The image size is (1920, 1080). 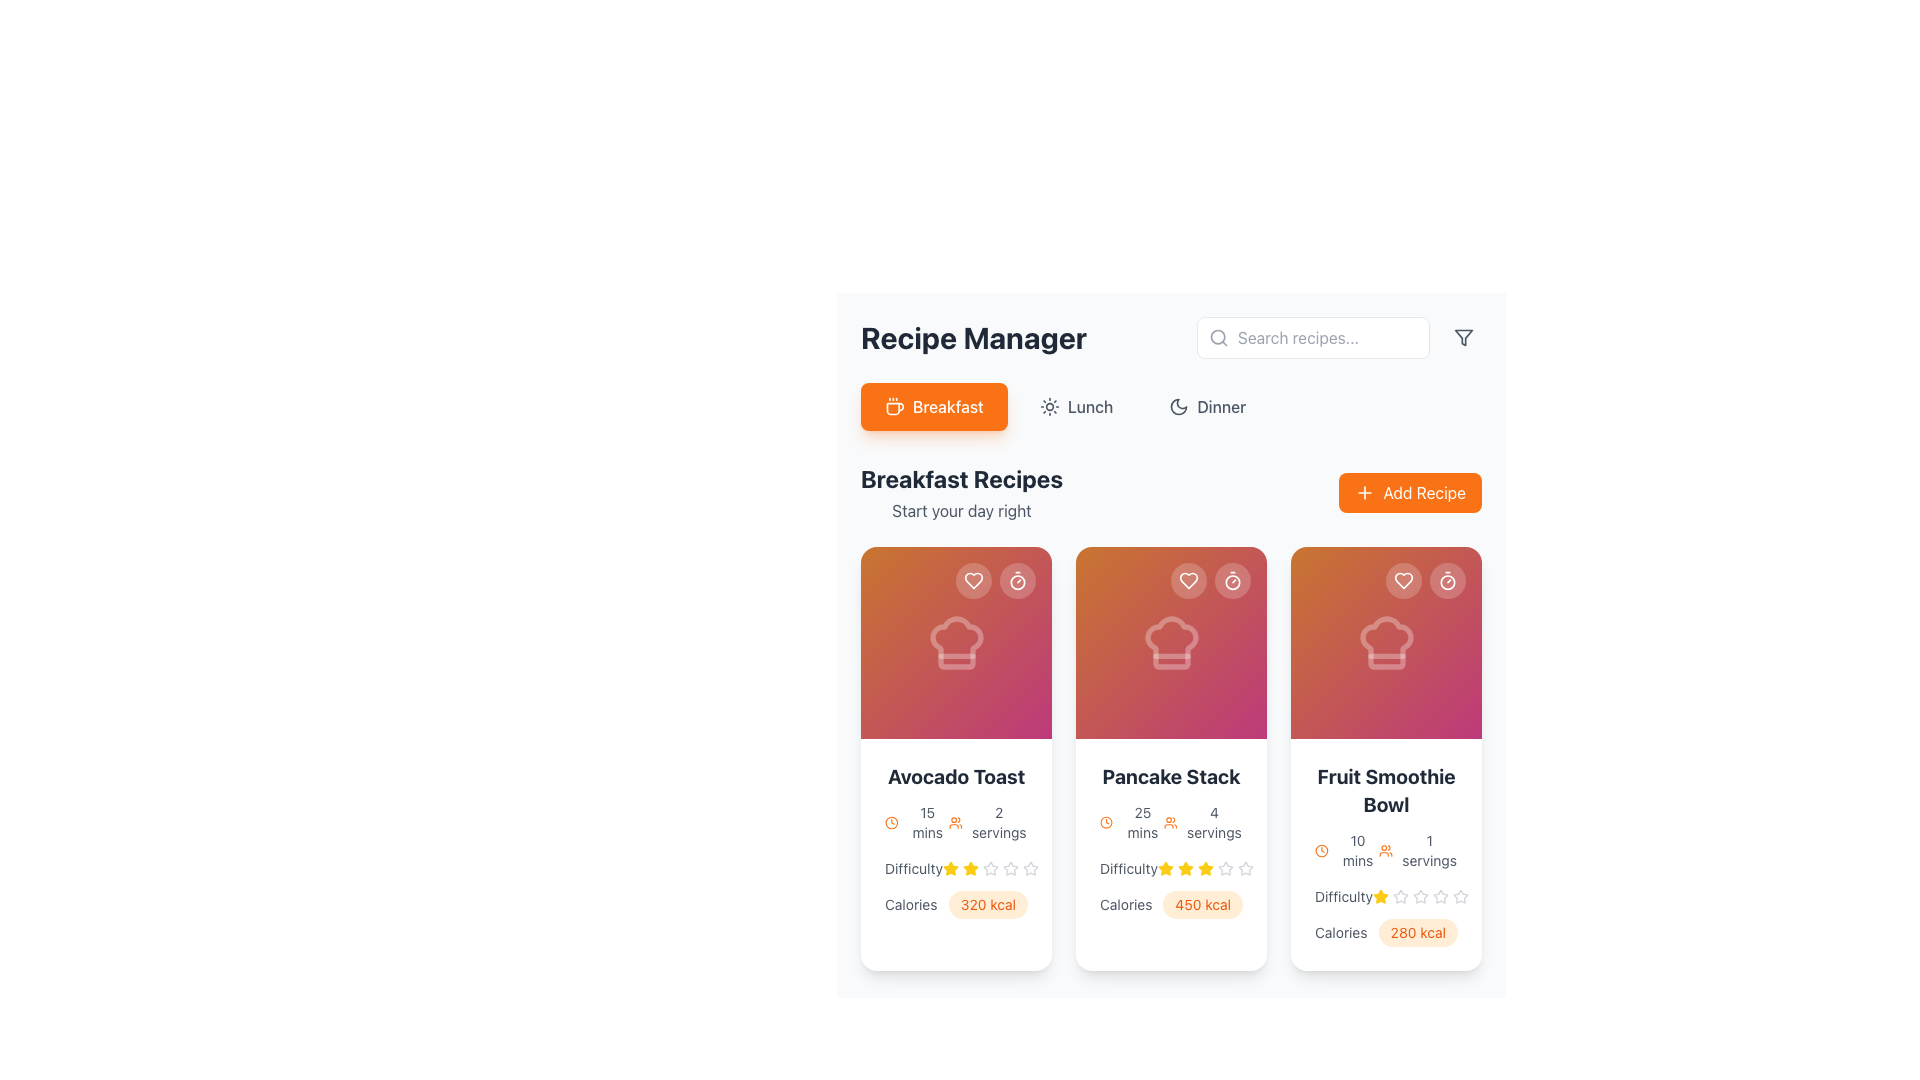 I want to click on the nutritional information display label for the 'Fruit Smoothie Bowl' recipe, which shows the calorie count and is positioned below the 'Difficulty' rating and under the text 'Calories', so click(x=1385, y=917).